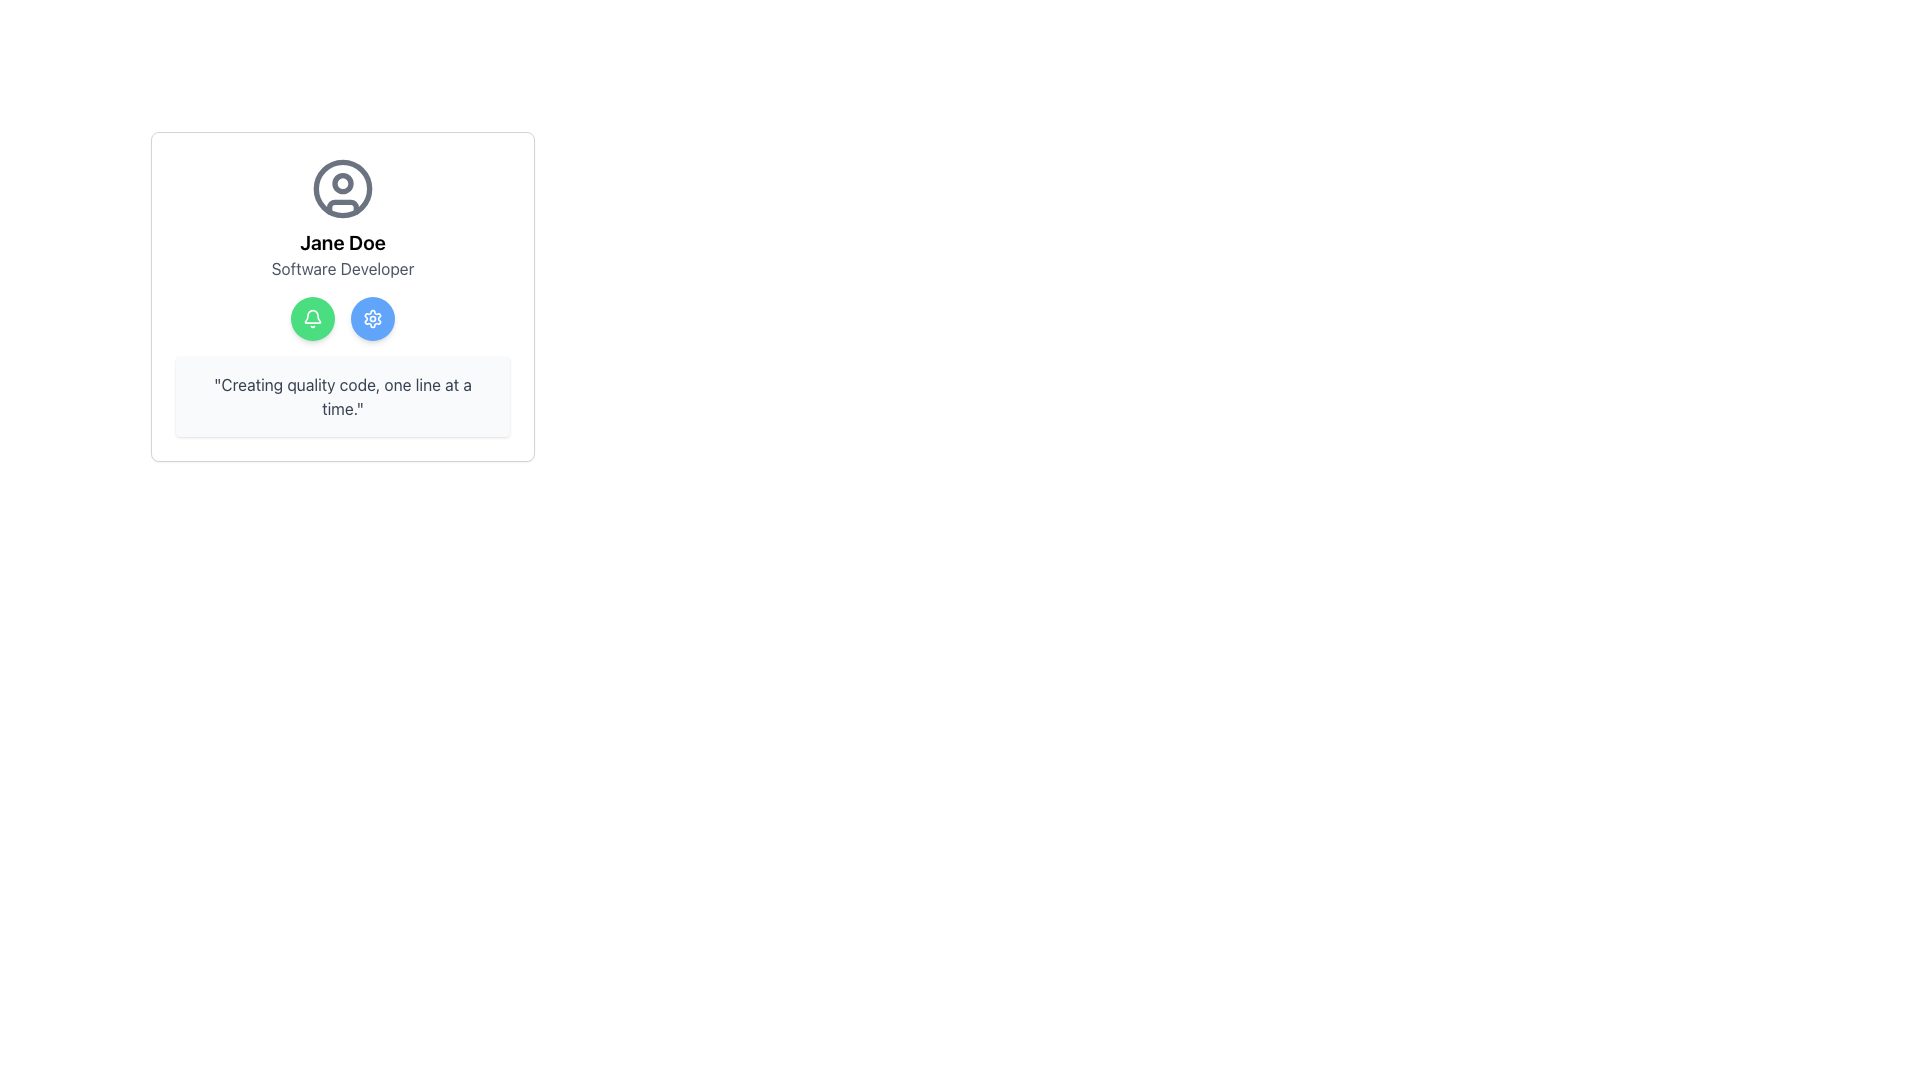  What do you see at coordinates (373, 318) in the screenshot?
I see `the gear-shaped settings icon located at the bottom-right of the profile card` at bounding box center [373, 318].